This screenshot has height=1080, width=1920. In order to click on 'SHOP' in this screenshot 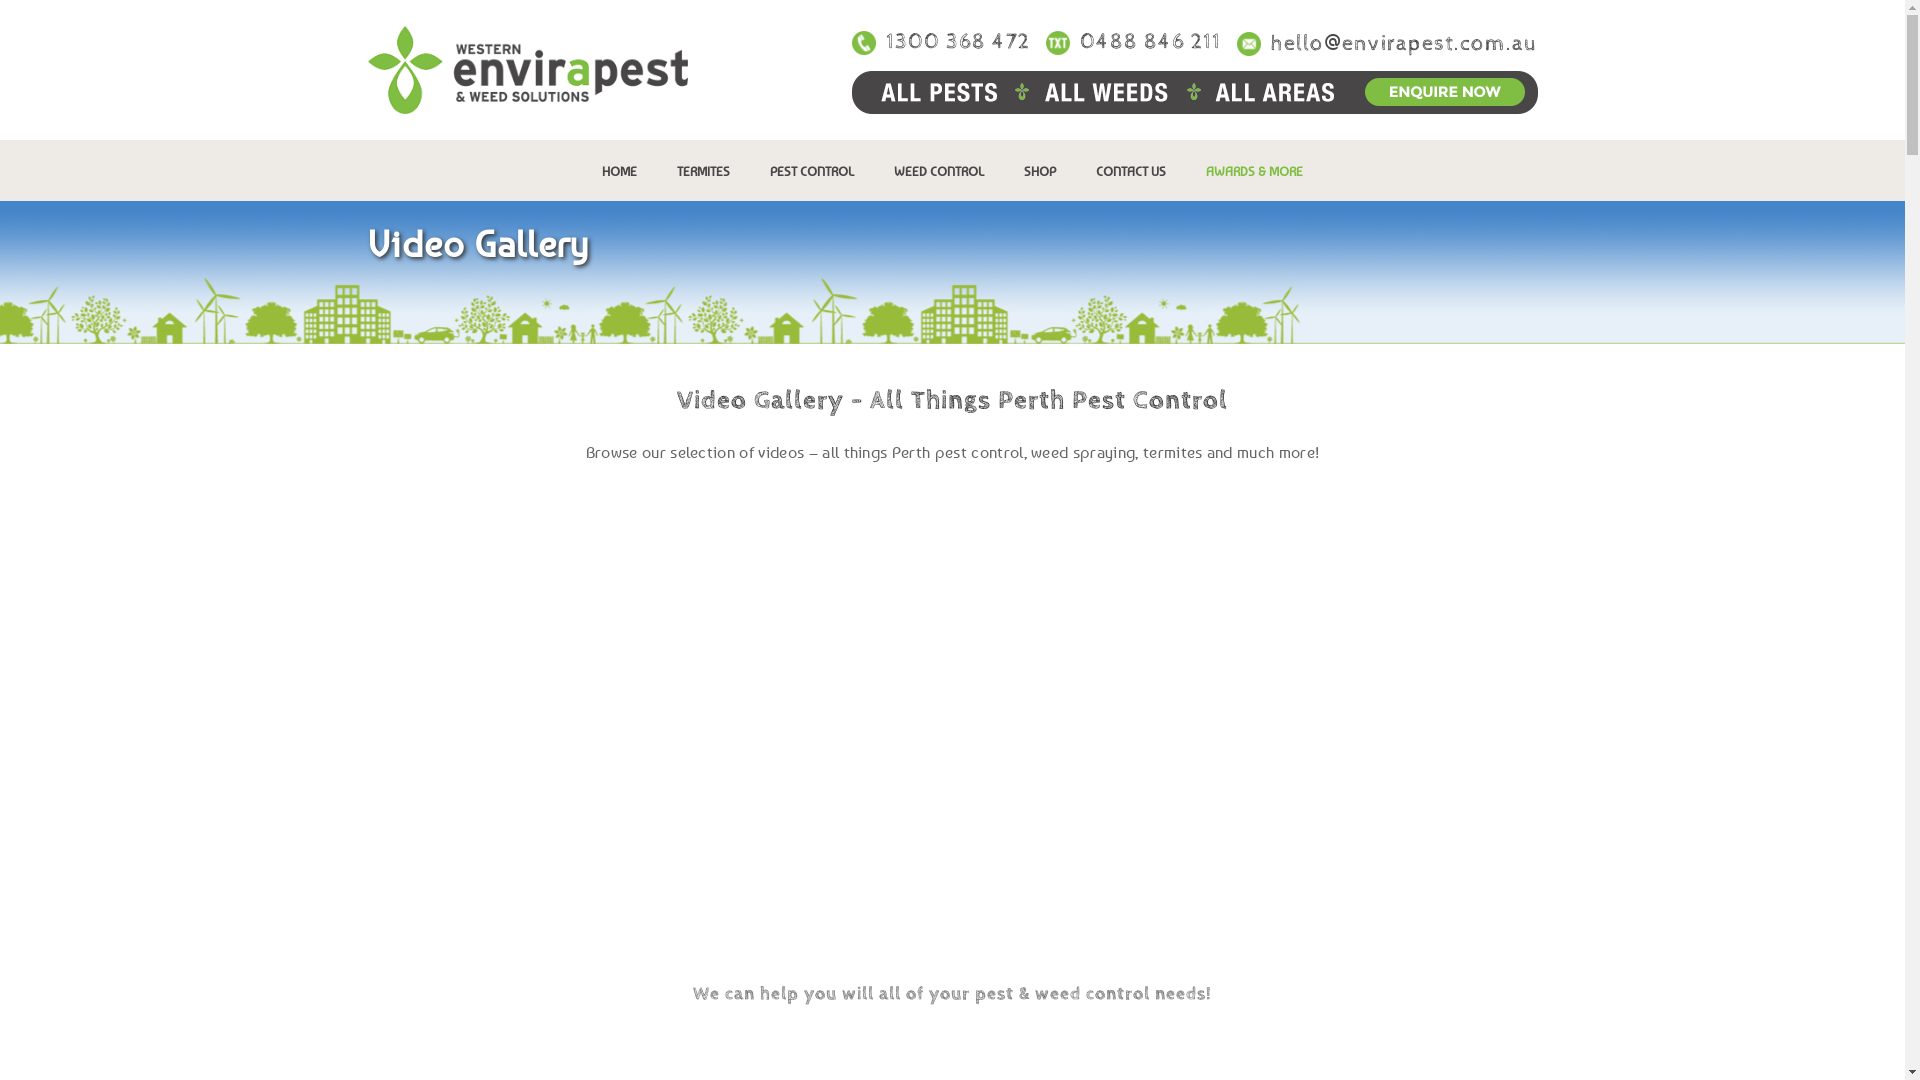, I will do `click(1040, 169)`.